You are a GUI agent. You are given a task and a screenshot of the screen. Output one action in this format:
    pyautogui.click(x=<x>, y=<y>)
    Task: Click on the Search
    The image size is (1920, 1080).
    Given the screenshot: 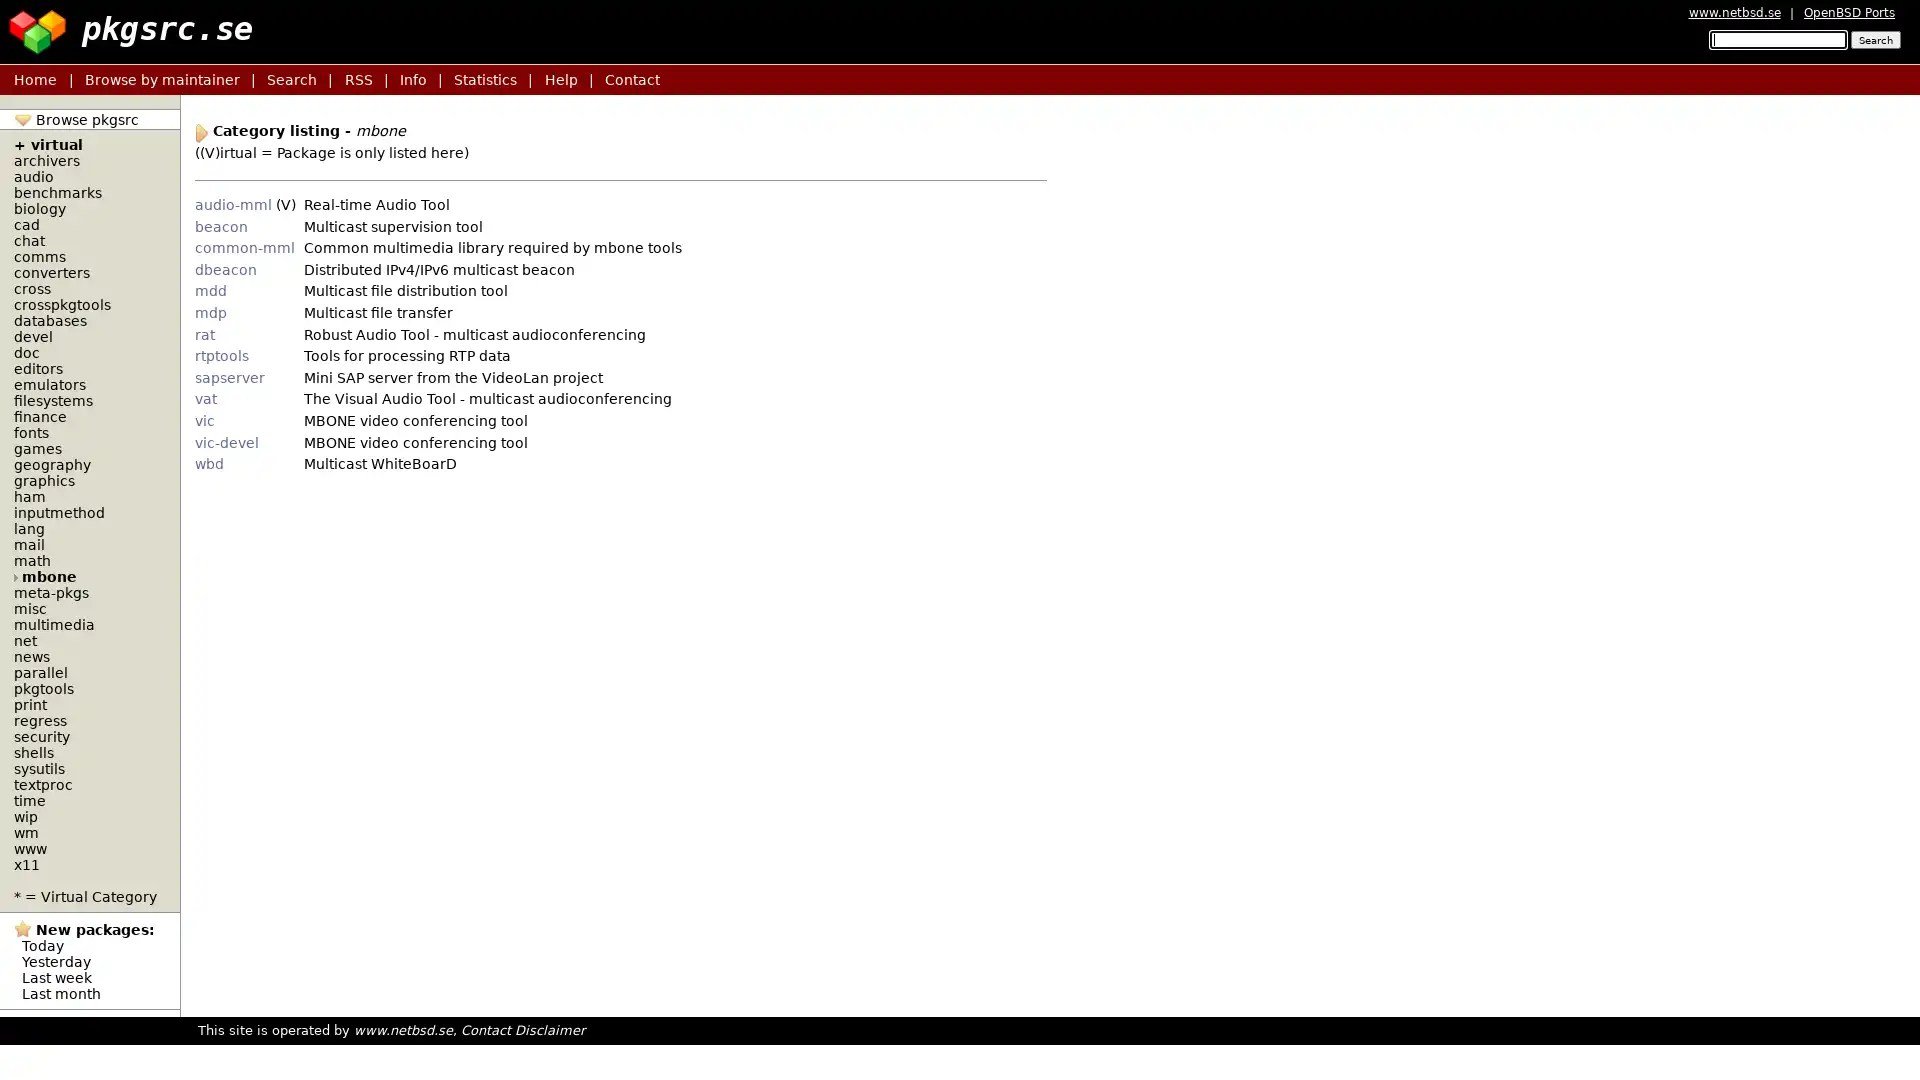 What is the action you would take?
    pyautogui.click(x=1874, y=39)
    